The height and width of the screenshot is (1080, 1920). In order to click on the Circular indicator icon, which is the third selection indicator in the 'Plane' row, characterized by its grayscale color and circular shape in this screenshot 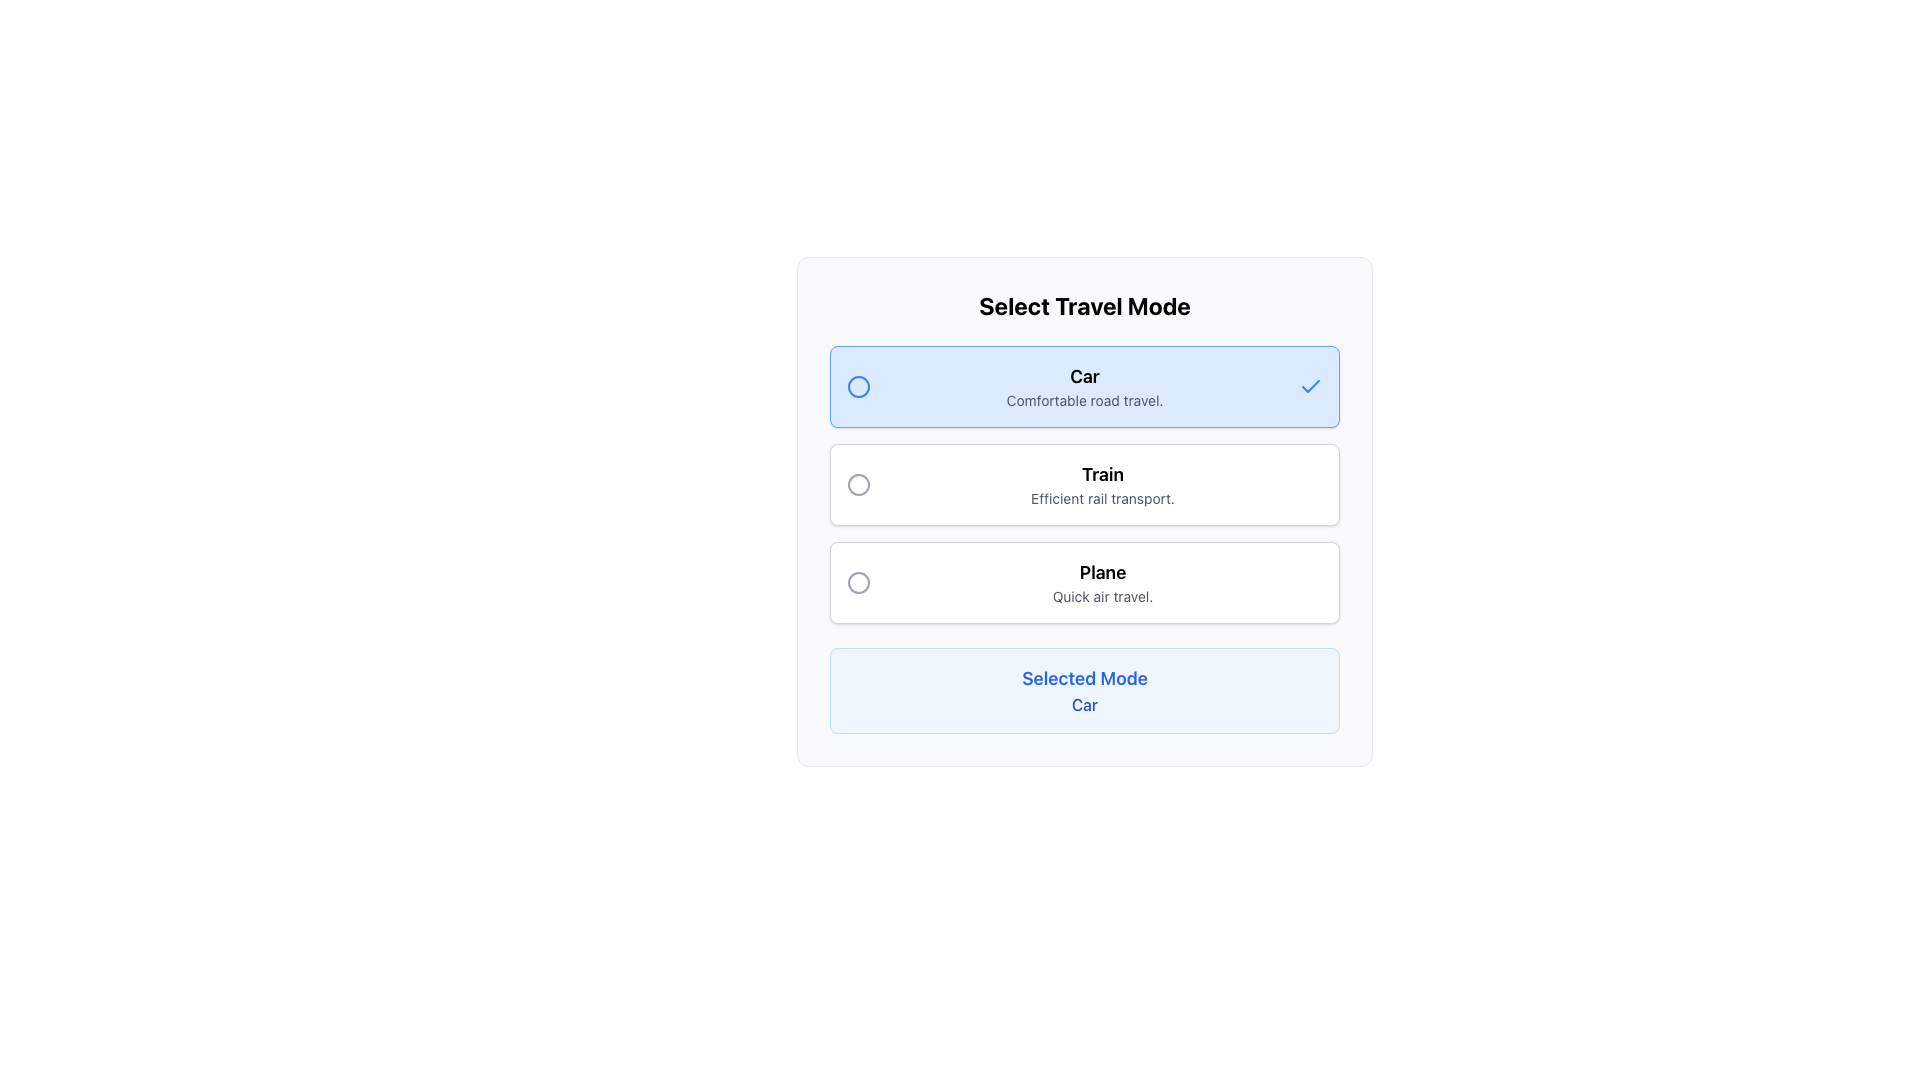, I will do `click(859, 582)`.